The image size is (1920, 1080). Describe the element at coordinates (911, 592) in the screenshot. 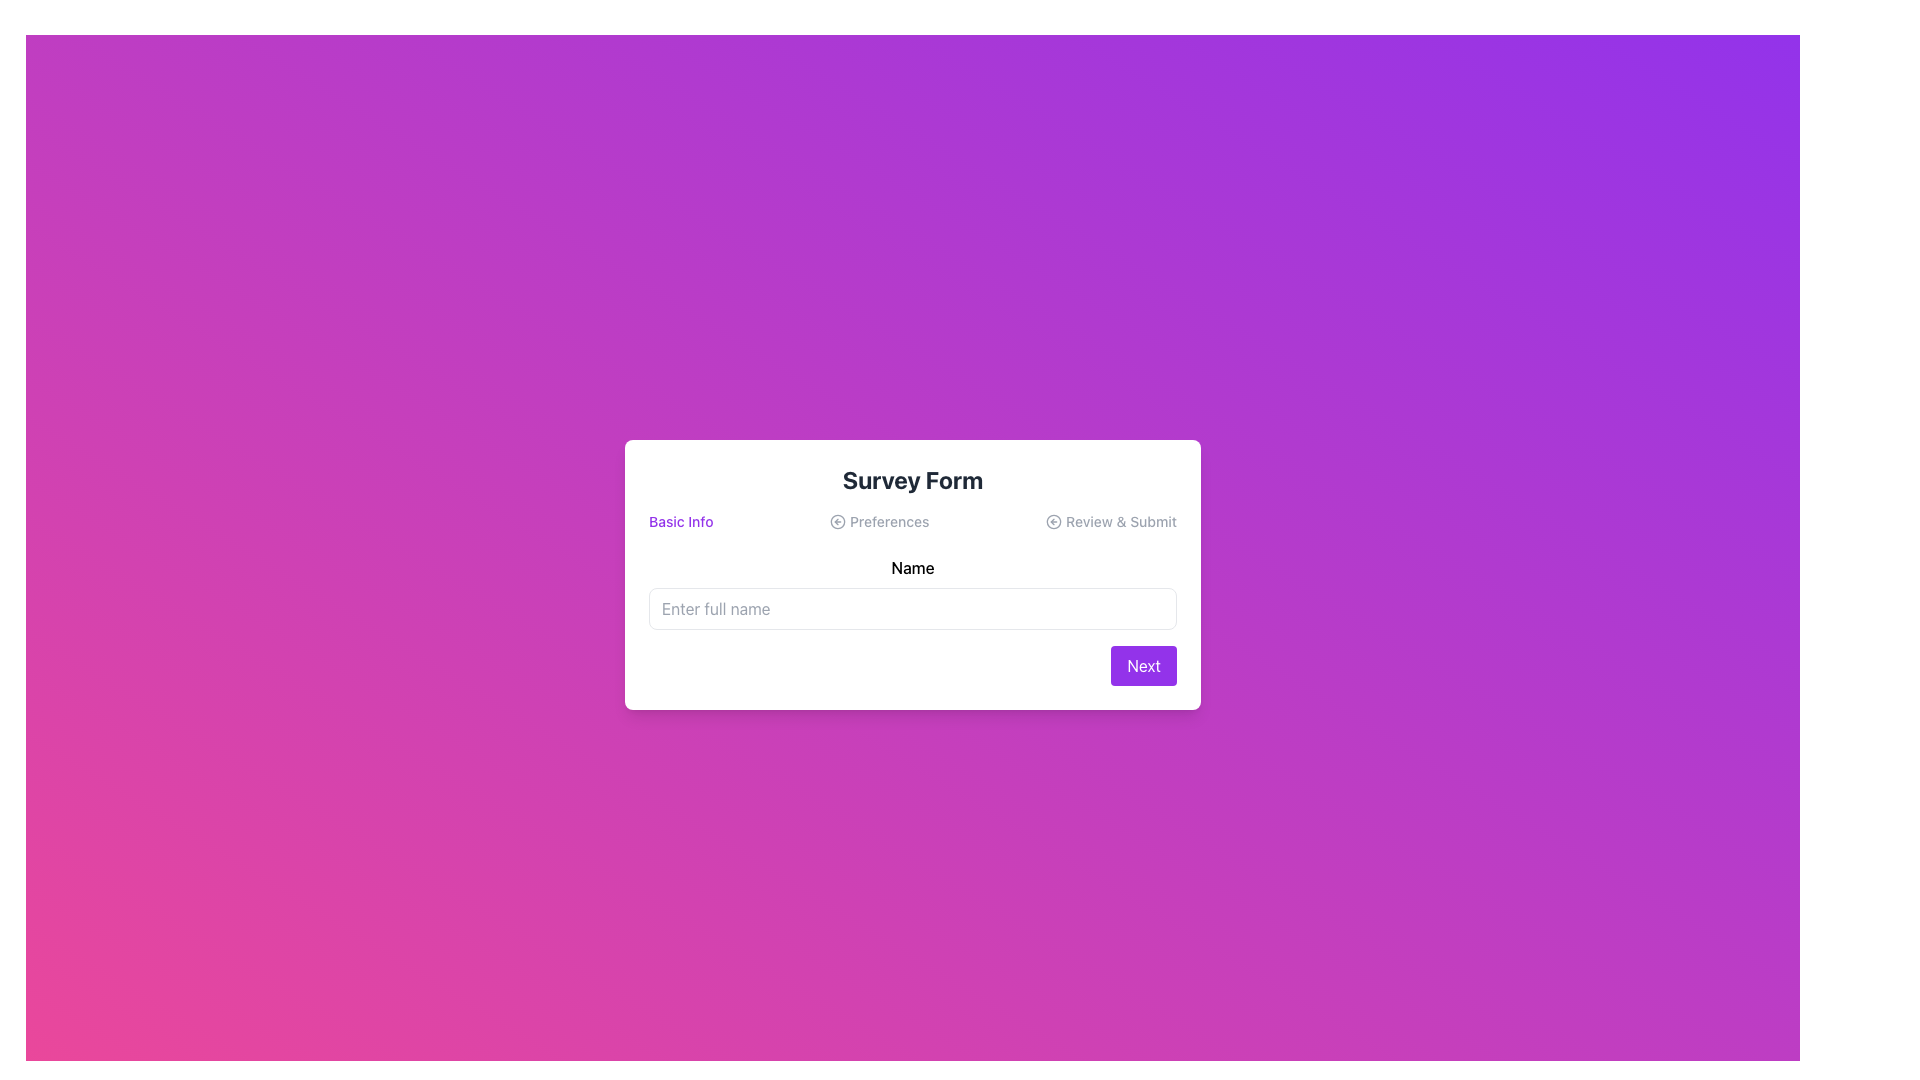

I see `into the input field labeled 'Name' to focus on it for entering the user's full name` at that location.